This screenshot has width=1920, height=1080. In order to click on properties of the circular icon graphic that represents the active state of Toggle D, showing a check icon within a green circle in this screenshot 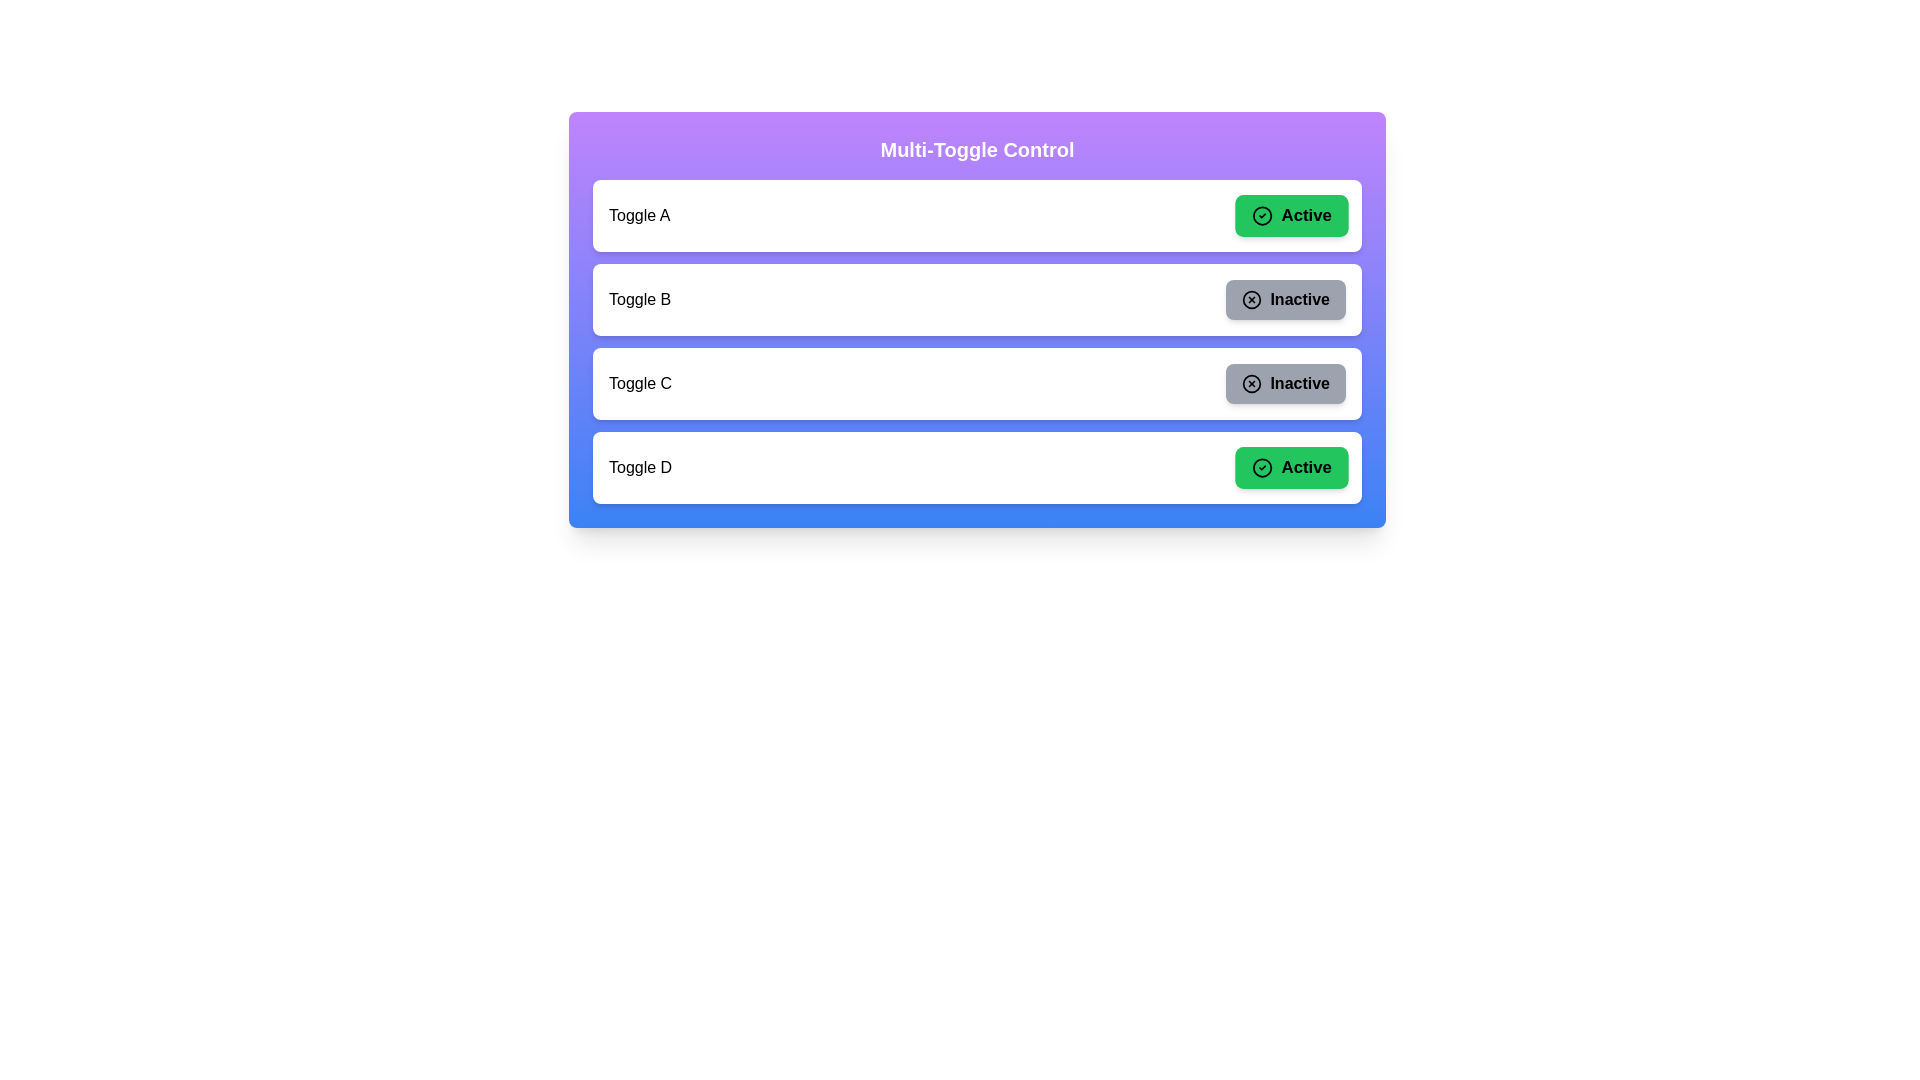, I will do `click(1261, 467)`.